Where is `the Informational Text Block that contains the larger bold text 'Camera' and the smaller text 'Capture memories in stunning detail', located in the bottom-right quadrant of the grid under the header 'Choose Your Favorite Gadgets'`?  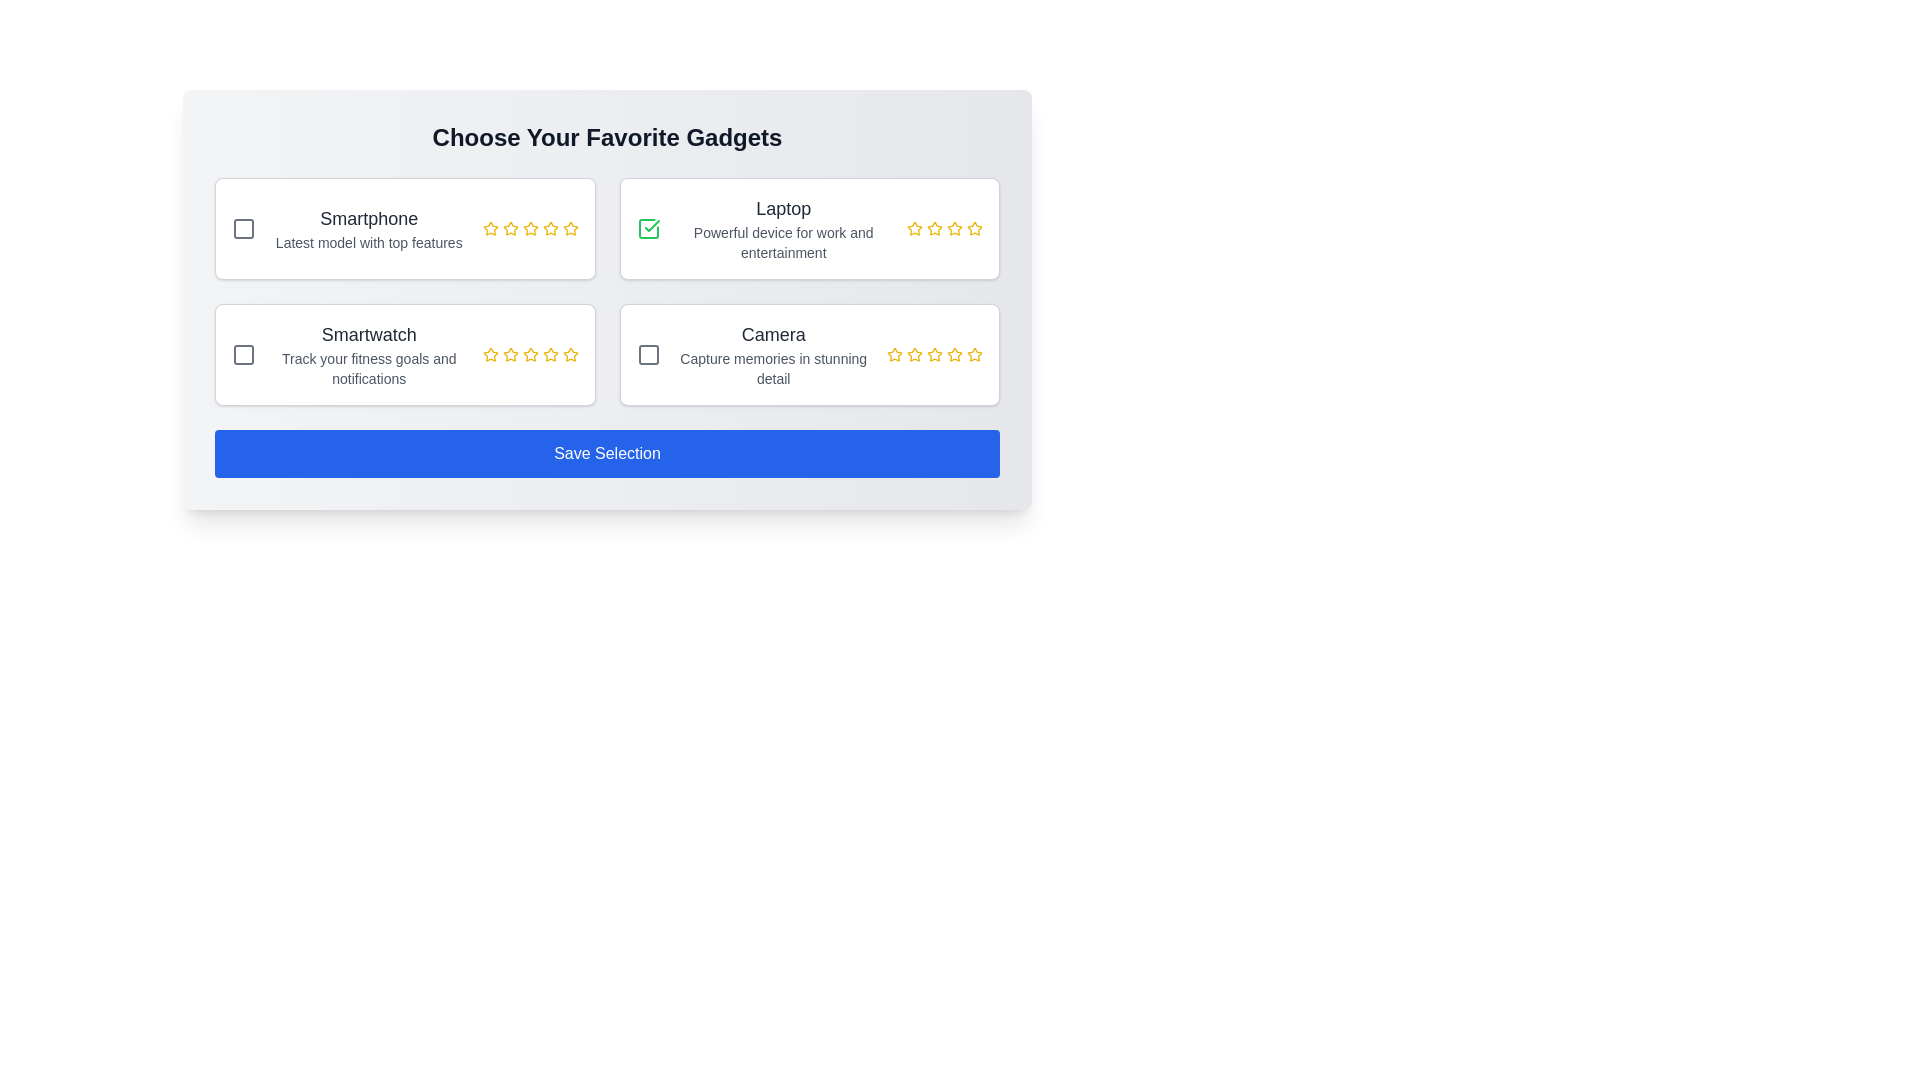
the Informational Text Block that contains the larger bold text 'Camera' and the smaller text 'Capture memories in stunning detail', located in the bottom-right quadrant of the grid under the header 'Choose Your Favorite Gadgets' is located at coordinates (772, 353).